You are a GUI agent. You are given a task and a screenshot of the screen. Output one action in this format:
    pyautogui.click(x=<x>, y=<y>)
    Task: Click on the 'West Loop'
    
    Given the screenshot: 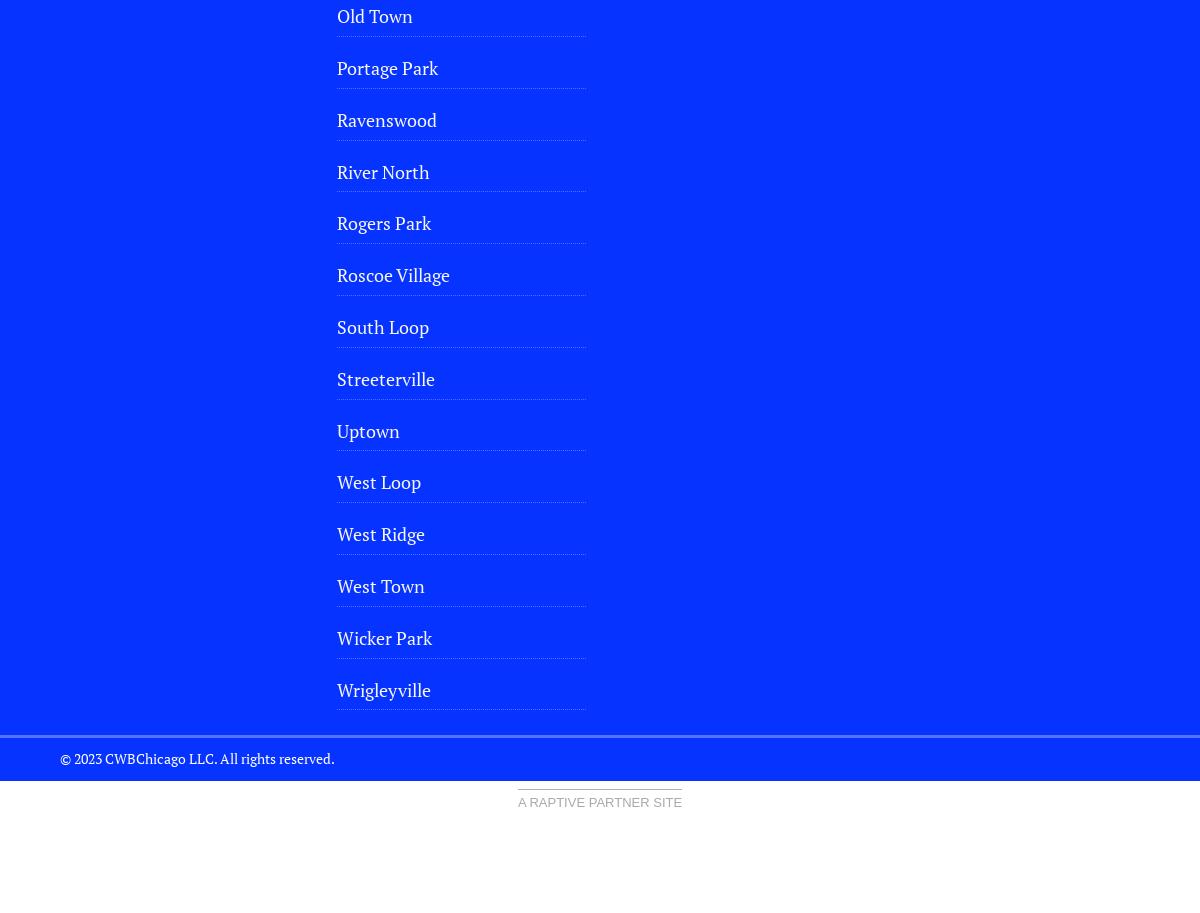 What is the action you would take?
    pyautogui.click(x=378, y=480)
    